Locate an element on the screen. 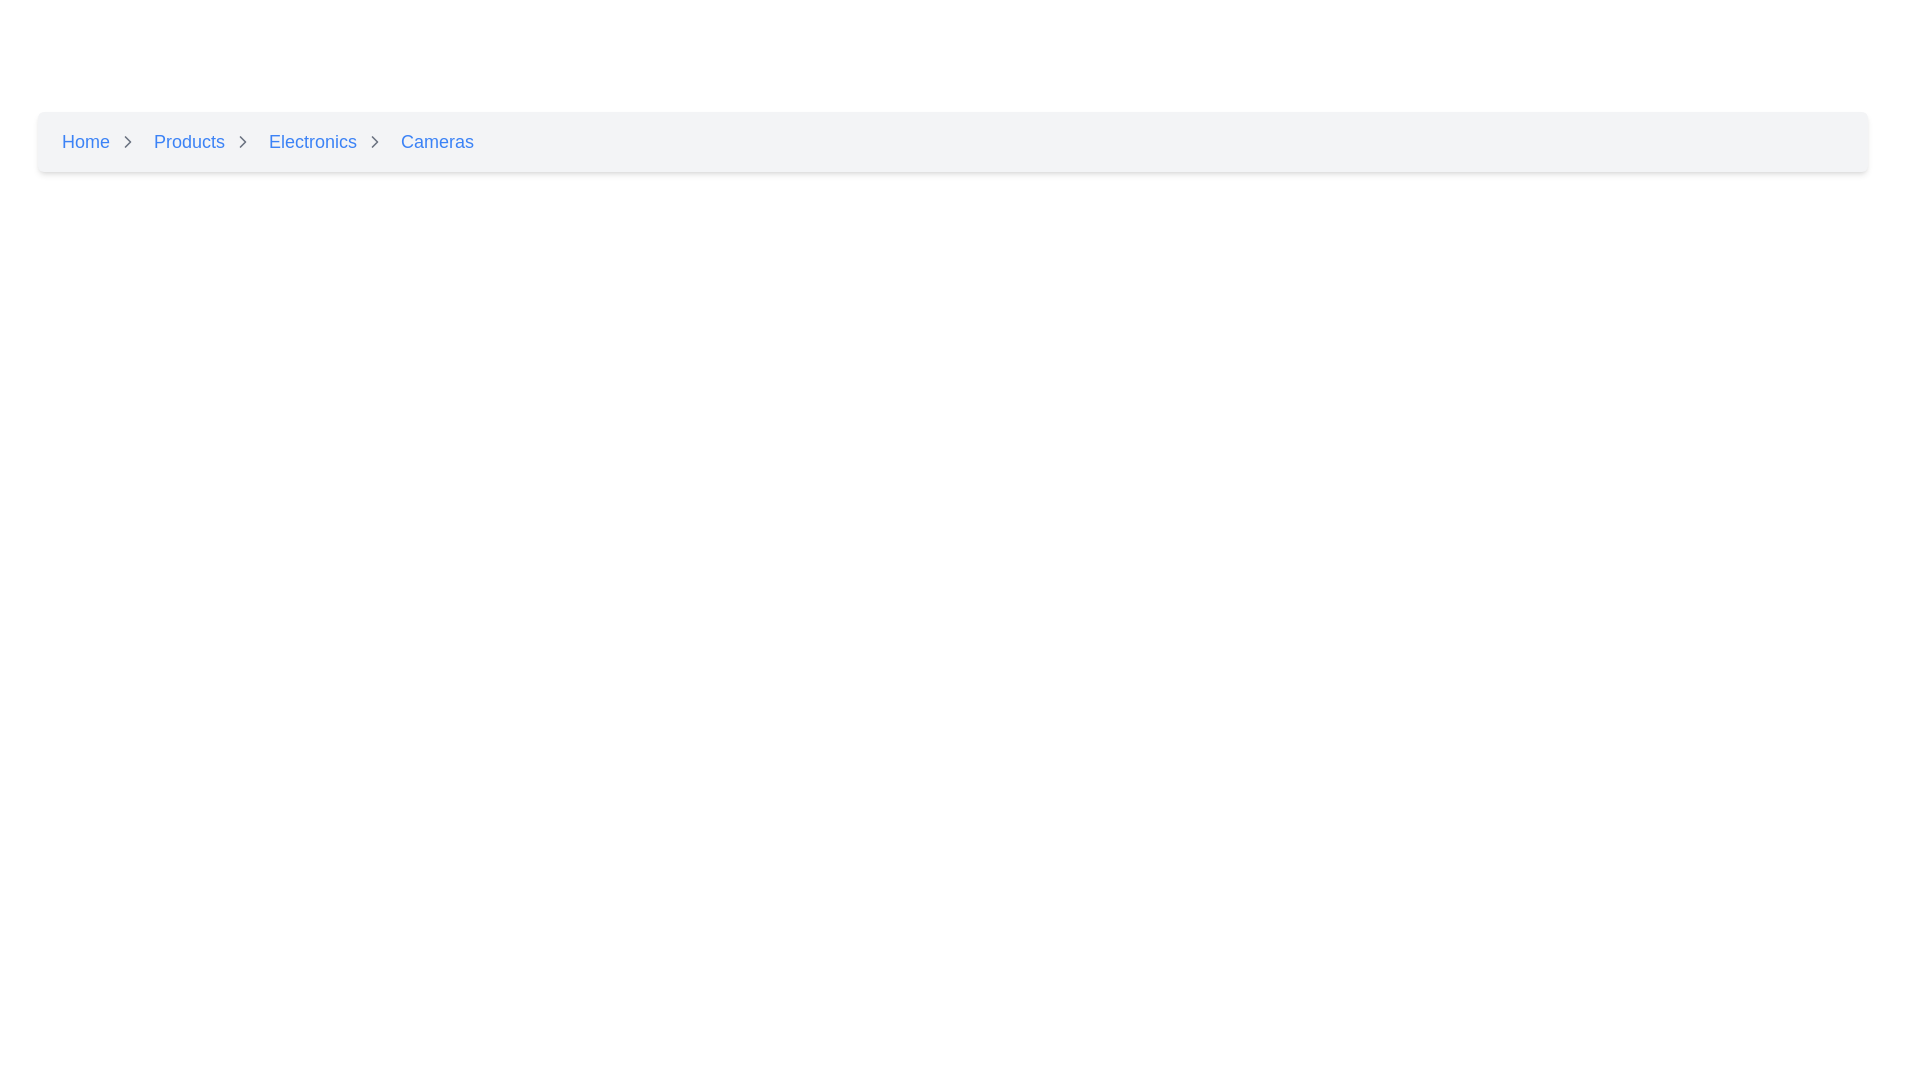  the right-facing chevron icon, which is styled as a gray SVG graphic with a thin 2-pixel stroke, located between the 'Products' and 'Electronics' breadcrumb links is located at coordinates (242, 141).